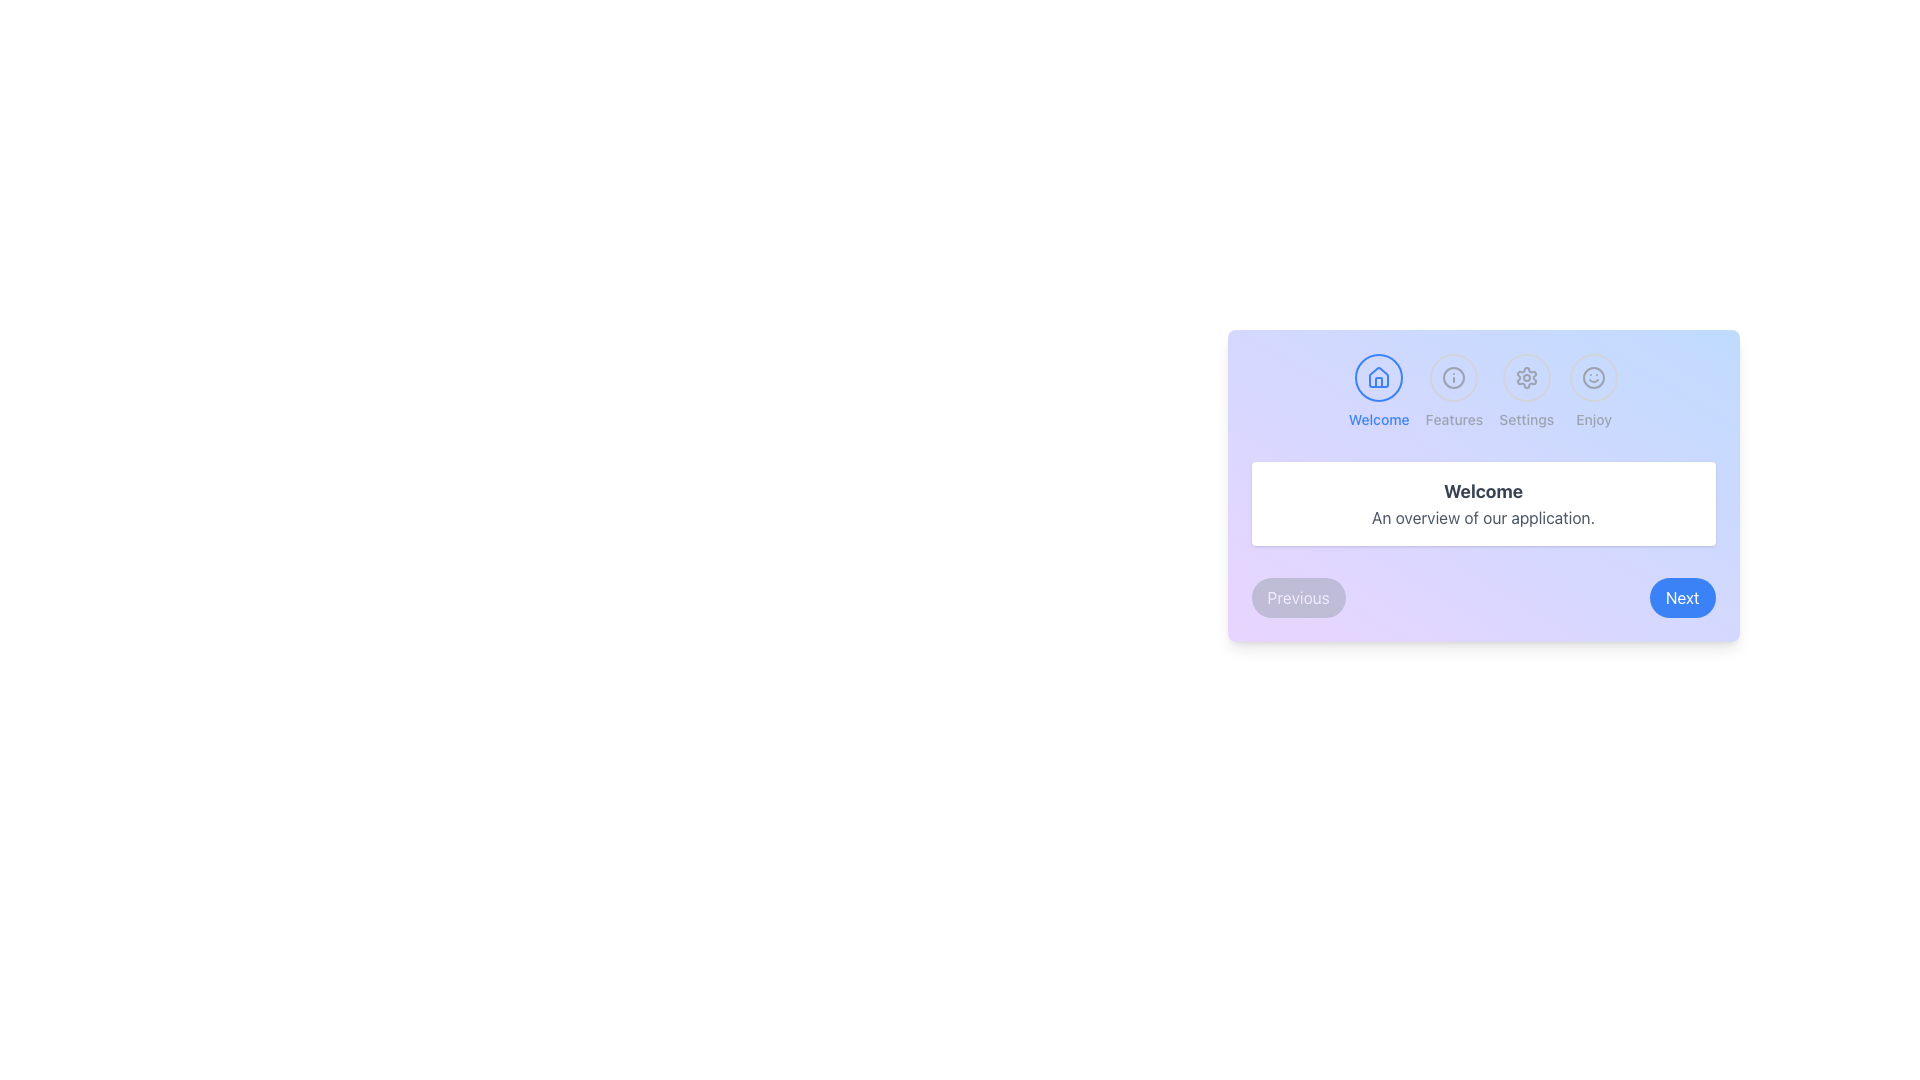 The height and width of the screenshot is (1080, 1920). Describe the element at coordinates (1593, 378) in the screenshot. I see `the rightmost circular icon in the menu labeled 'Enjoy'` at that location.